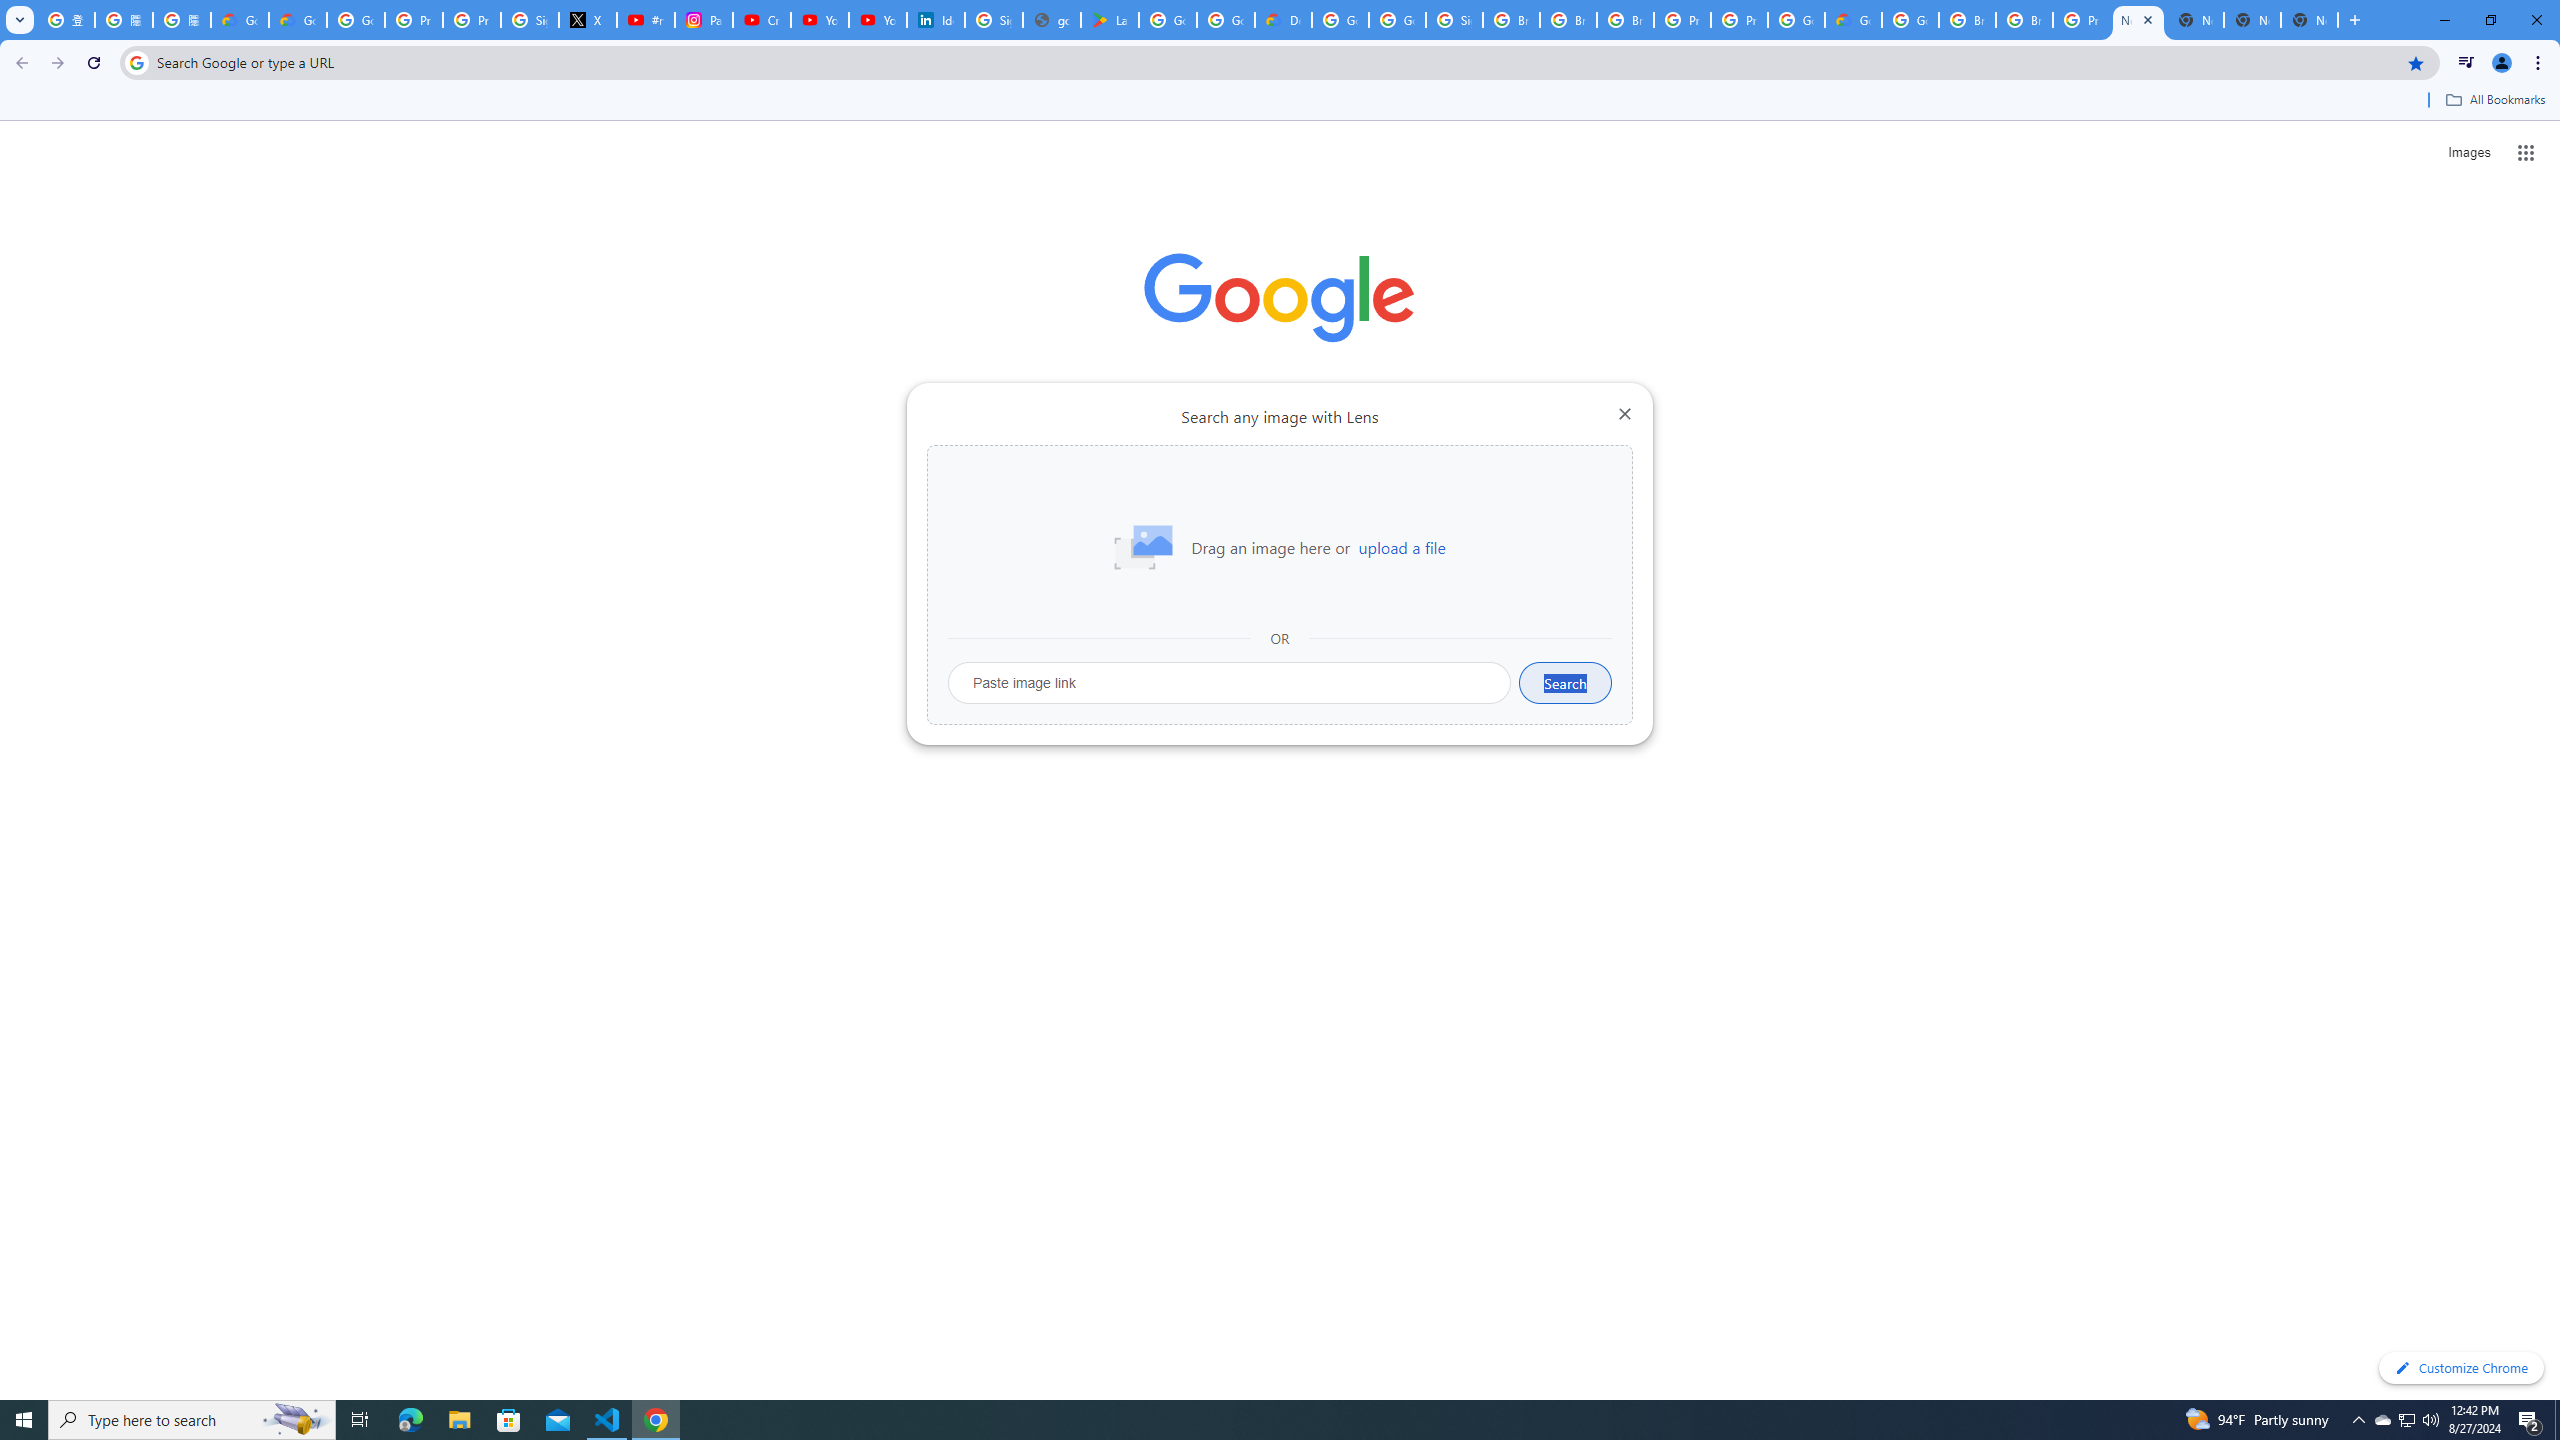 Image resolution: width=2560 pixels, height=1440 pixels. Describe the element at coordinates (2310, 19) in the screenshot. I see `'New Tab'` at that location.